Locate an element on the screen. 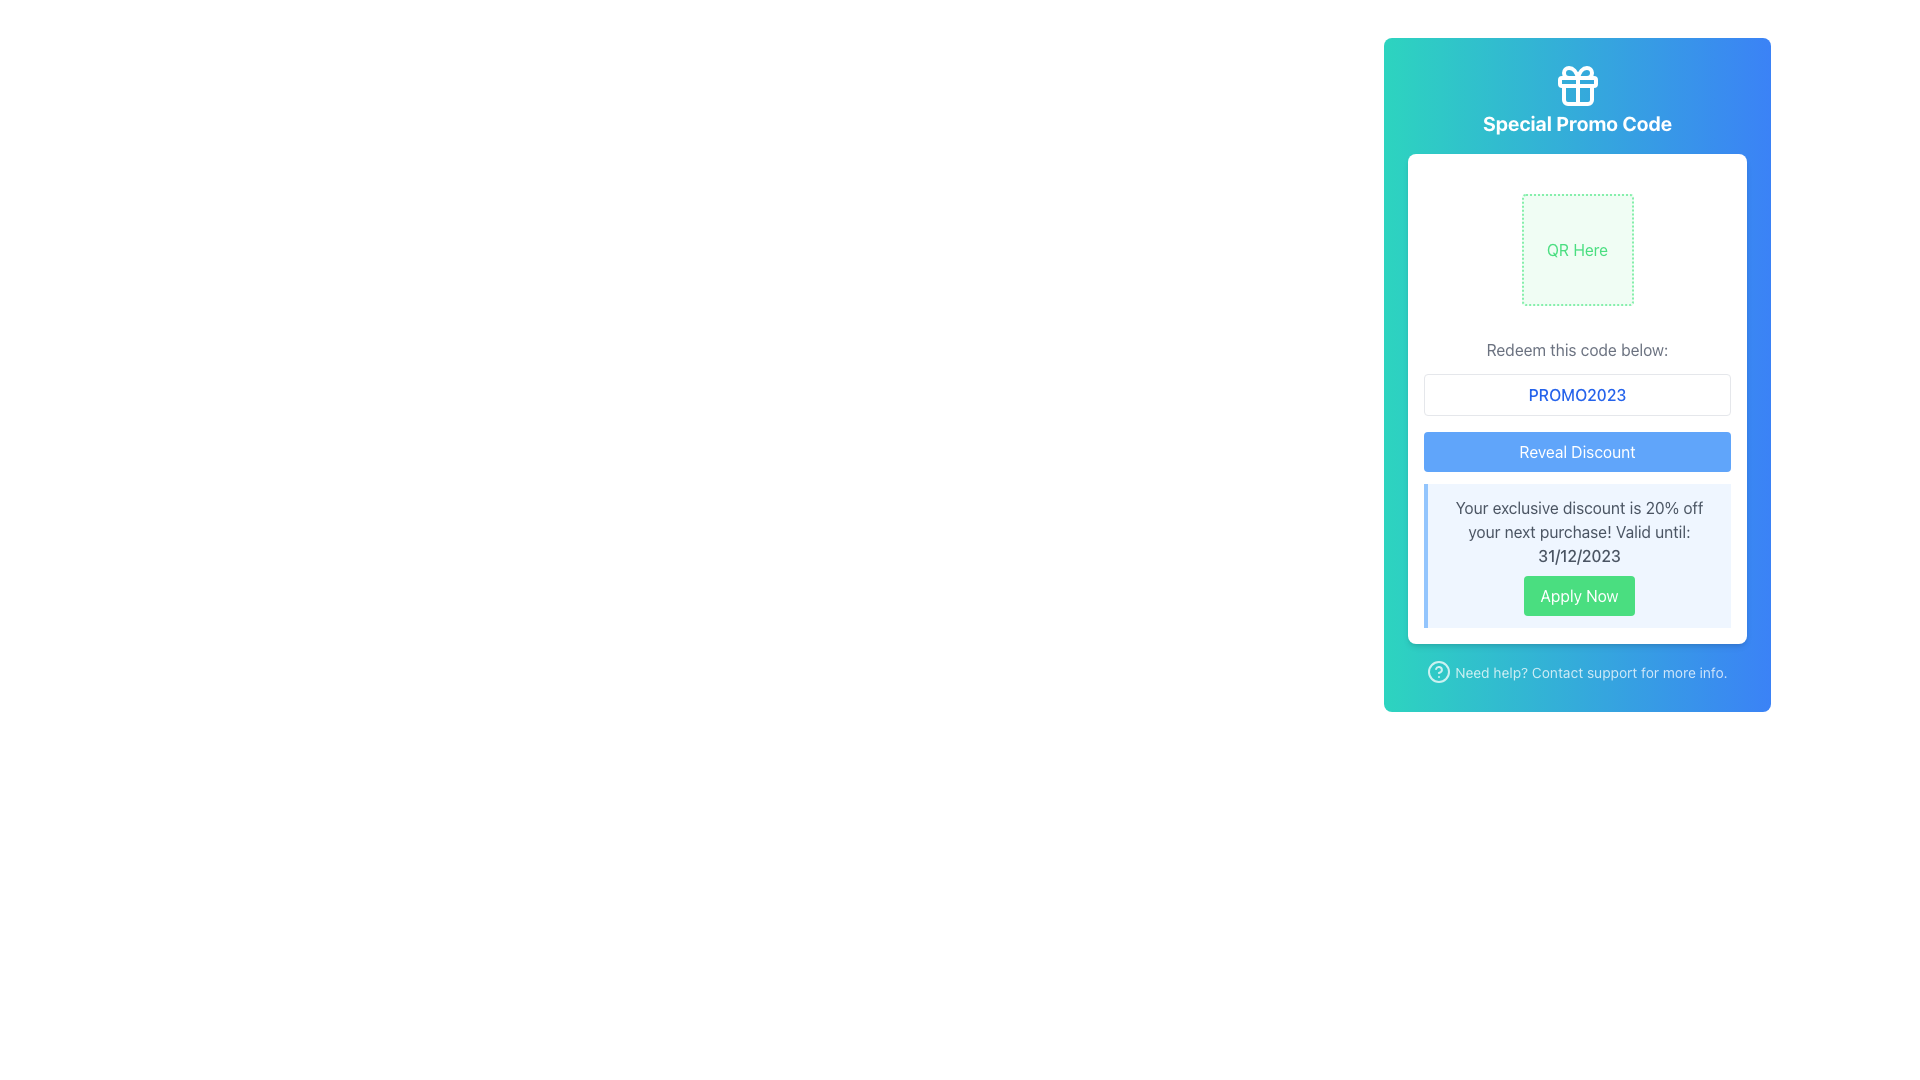 The image size is (1920, 1080). the decorative Circle graphic within the SVG help icon located in the bottom-left corner of the interface is located at coordinates (1438, 671).